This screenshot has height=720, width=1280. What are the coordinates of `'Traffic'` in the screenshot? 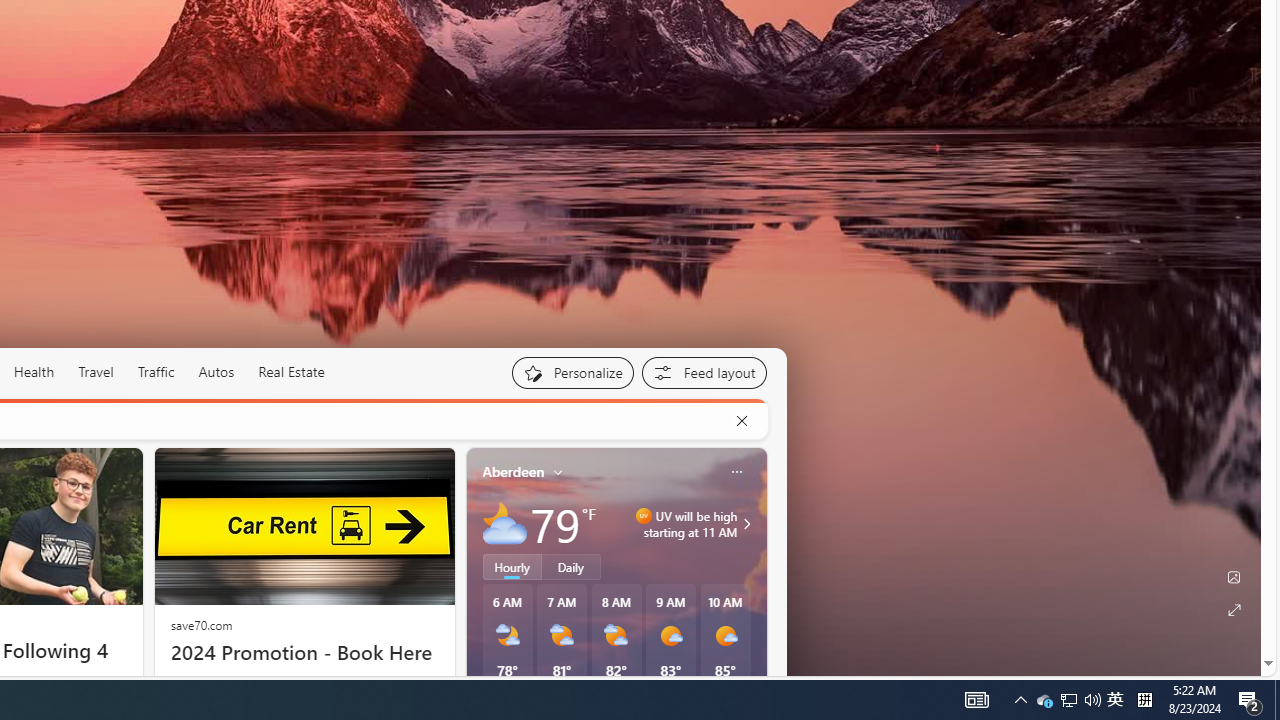 It's located at (155, 372).